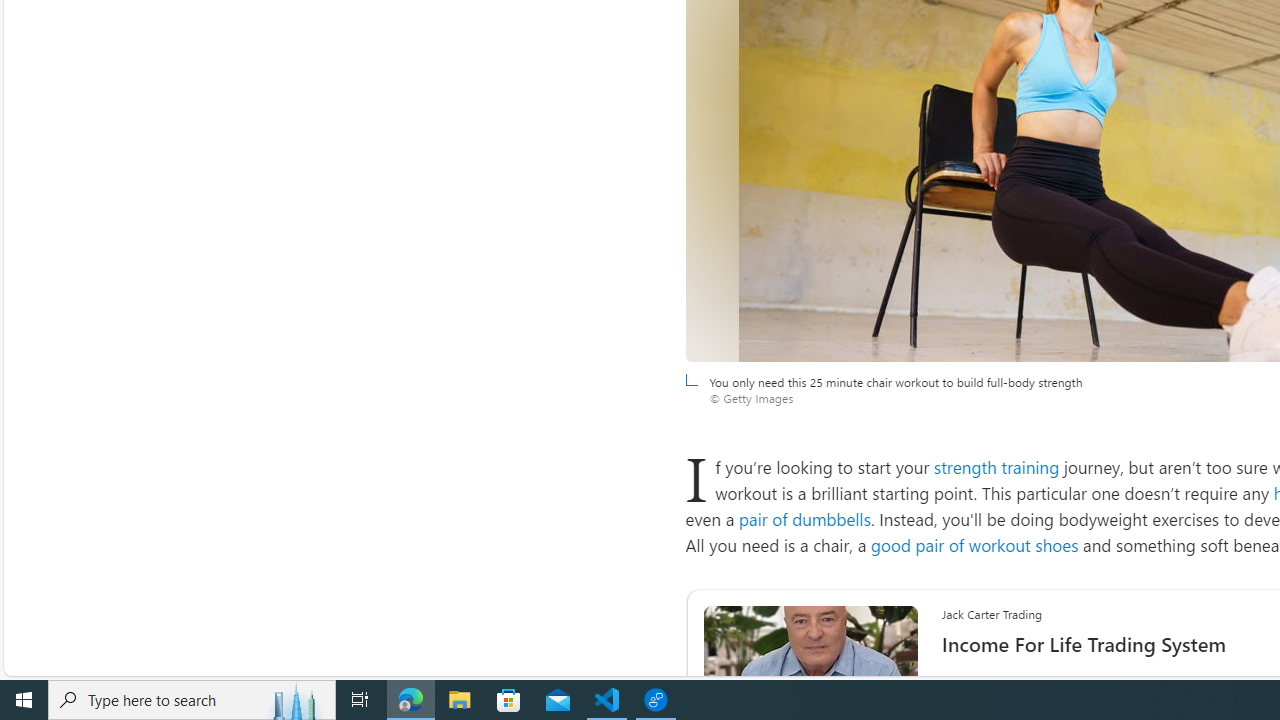 The height and width of the screenshot is (720, 1280). What do you see at coordinates (974, 545) in the screenshot?
I see `'good pair of workout shoes'` at bounding box center [974, 545].